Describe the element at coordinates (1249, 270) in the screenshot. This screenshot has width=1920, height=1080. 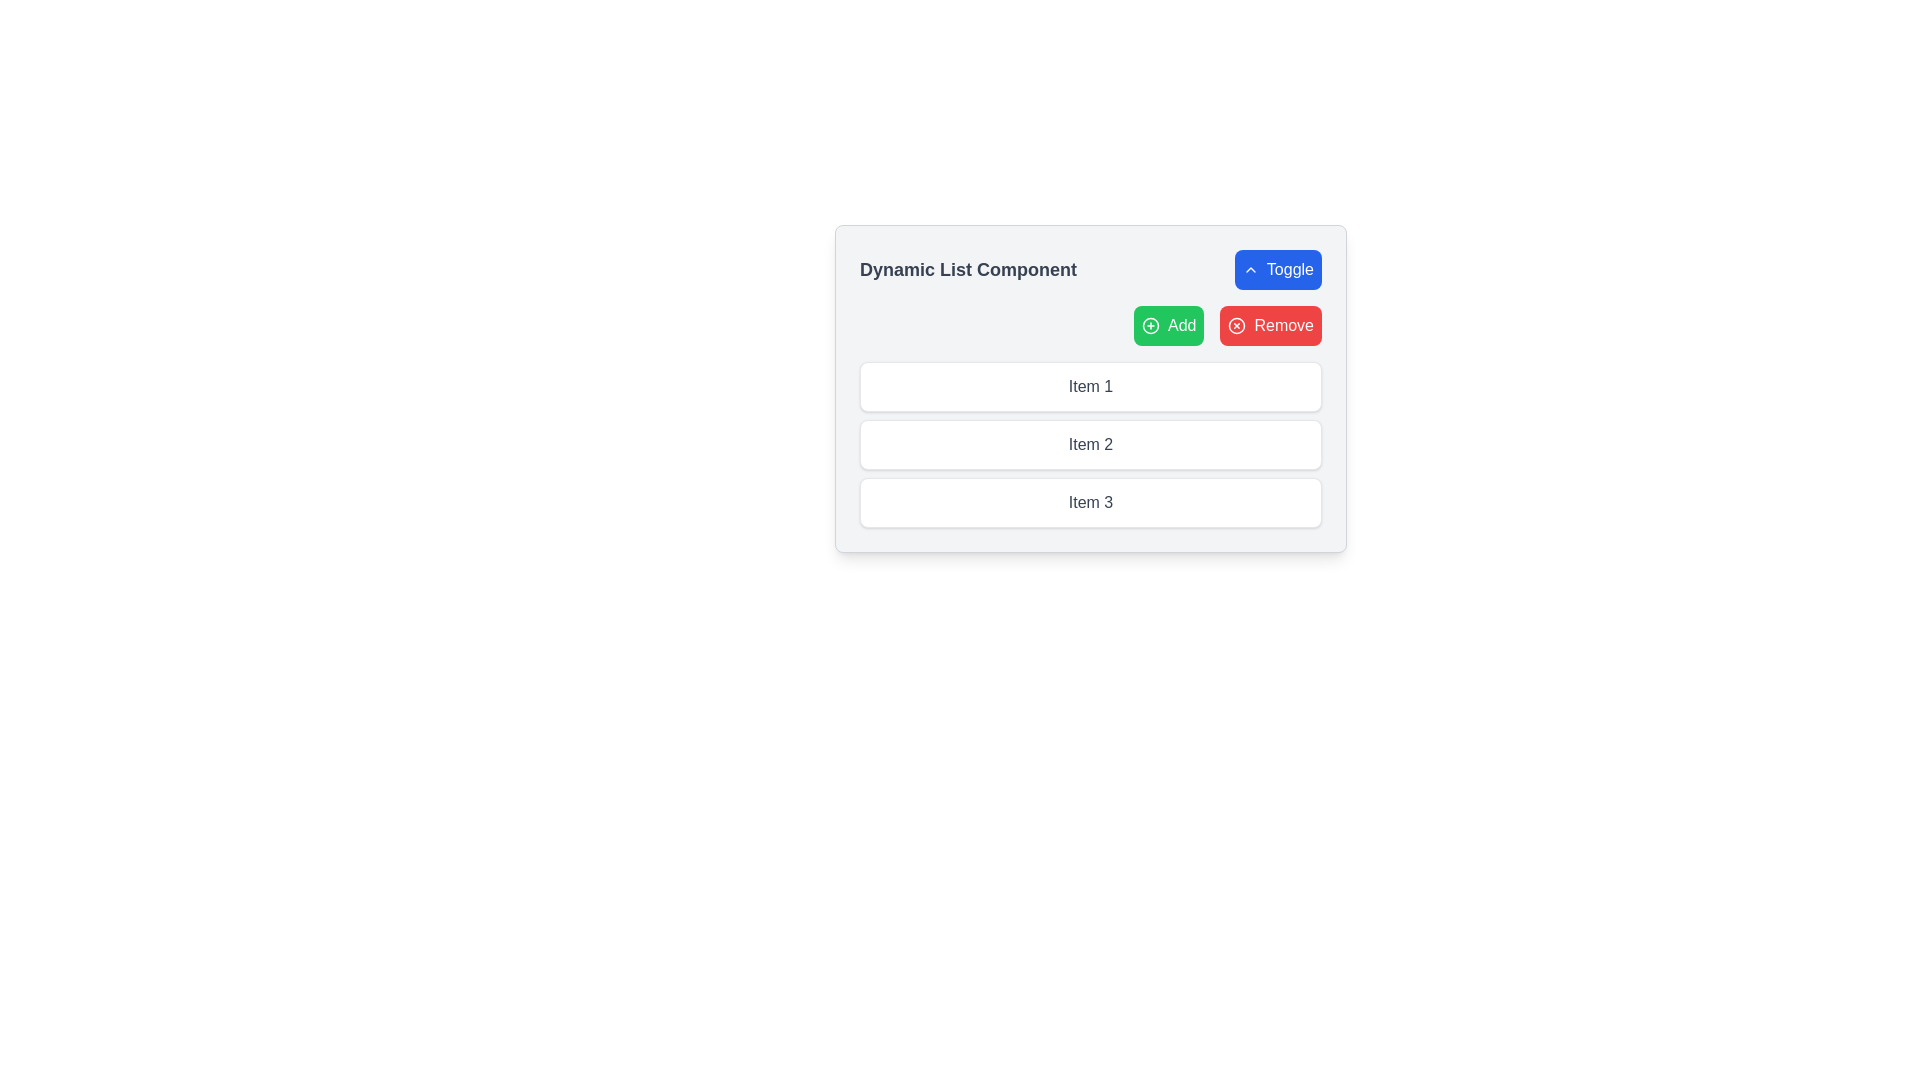
I see `the chevron-up icon within the blue button located in the top-right section of the interface` at that location.